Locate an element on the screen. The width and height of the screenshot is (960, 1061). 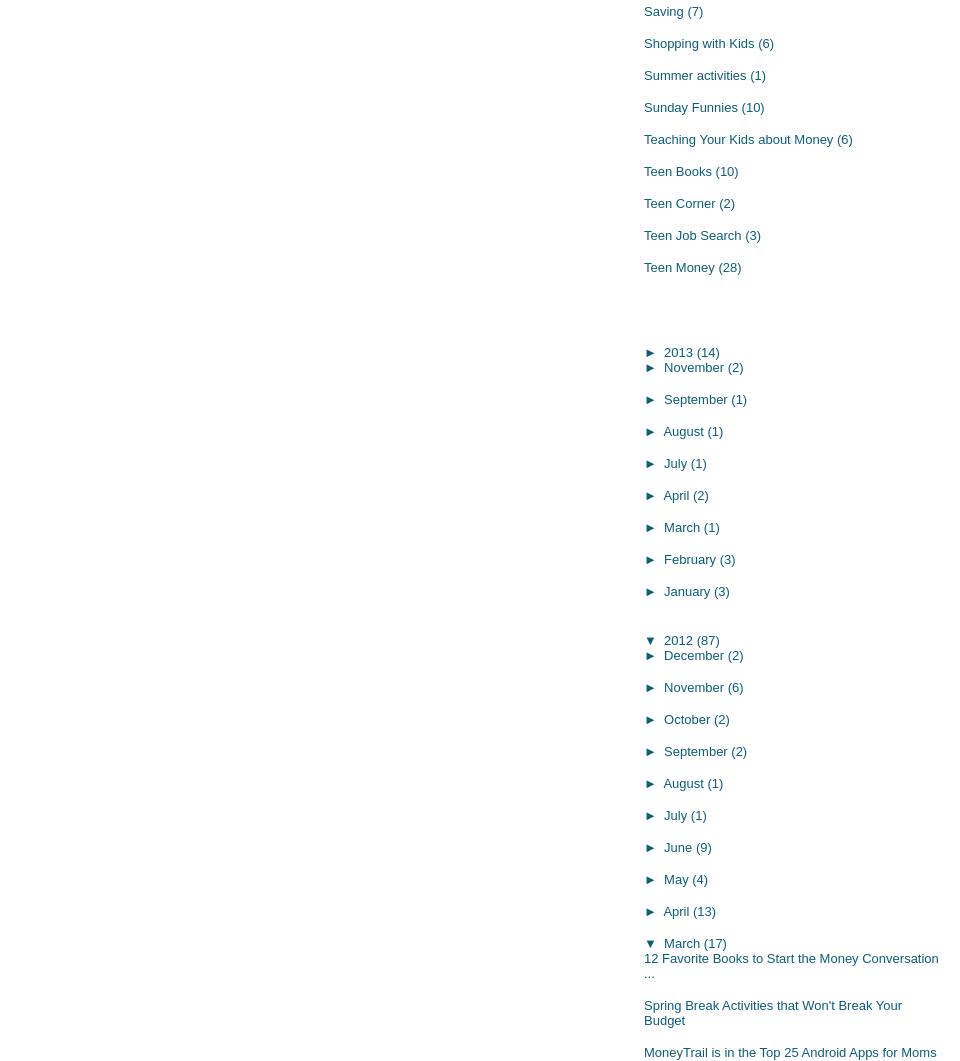
'Teen Corner' is located at coordinates (679, 201).